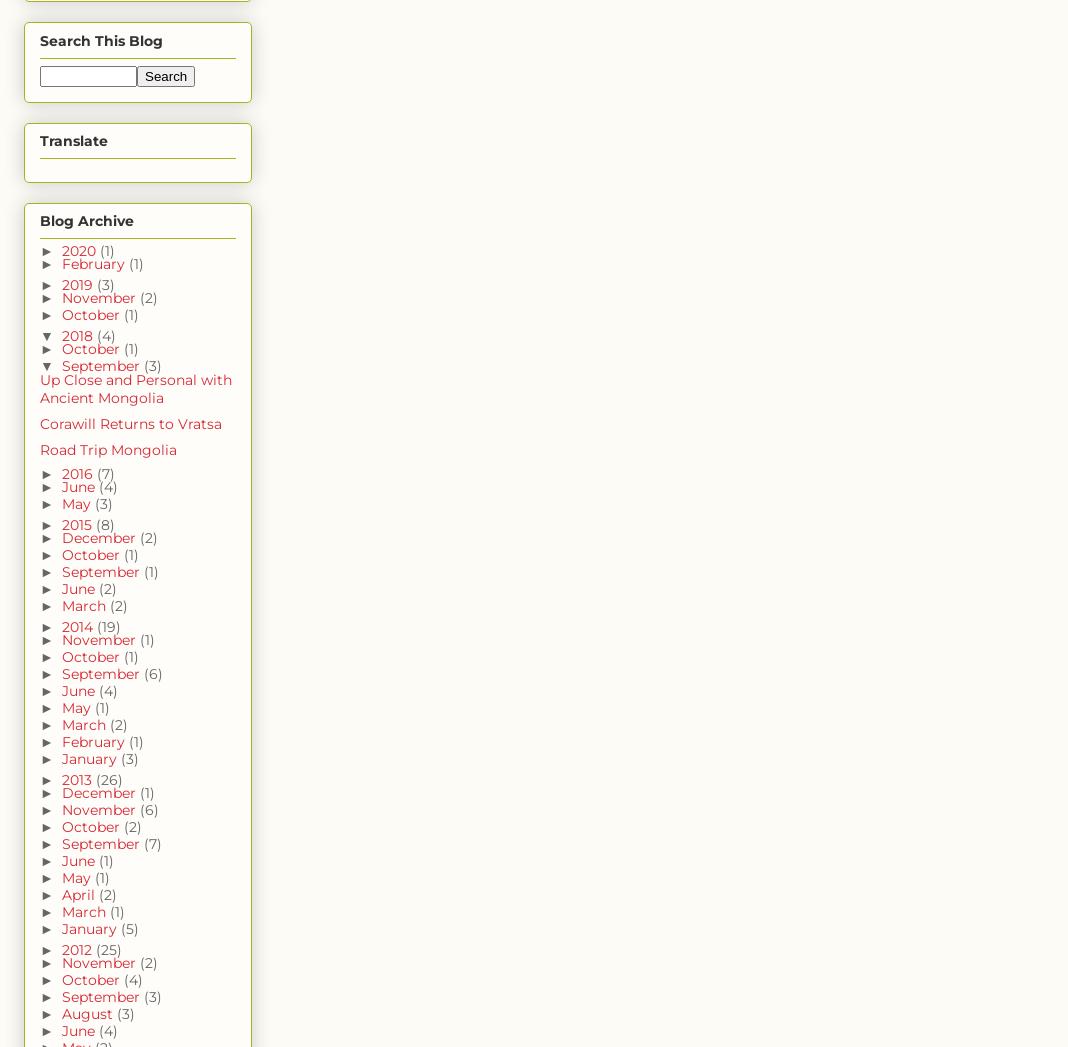  I want to click on '2019', so click(77, 284).